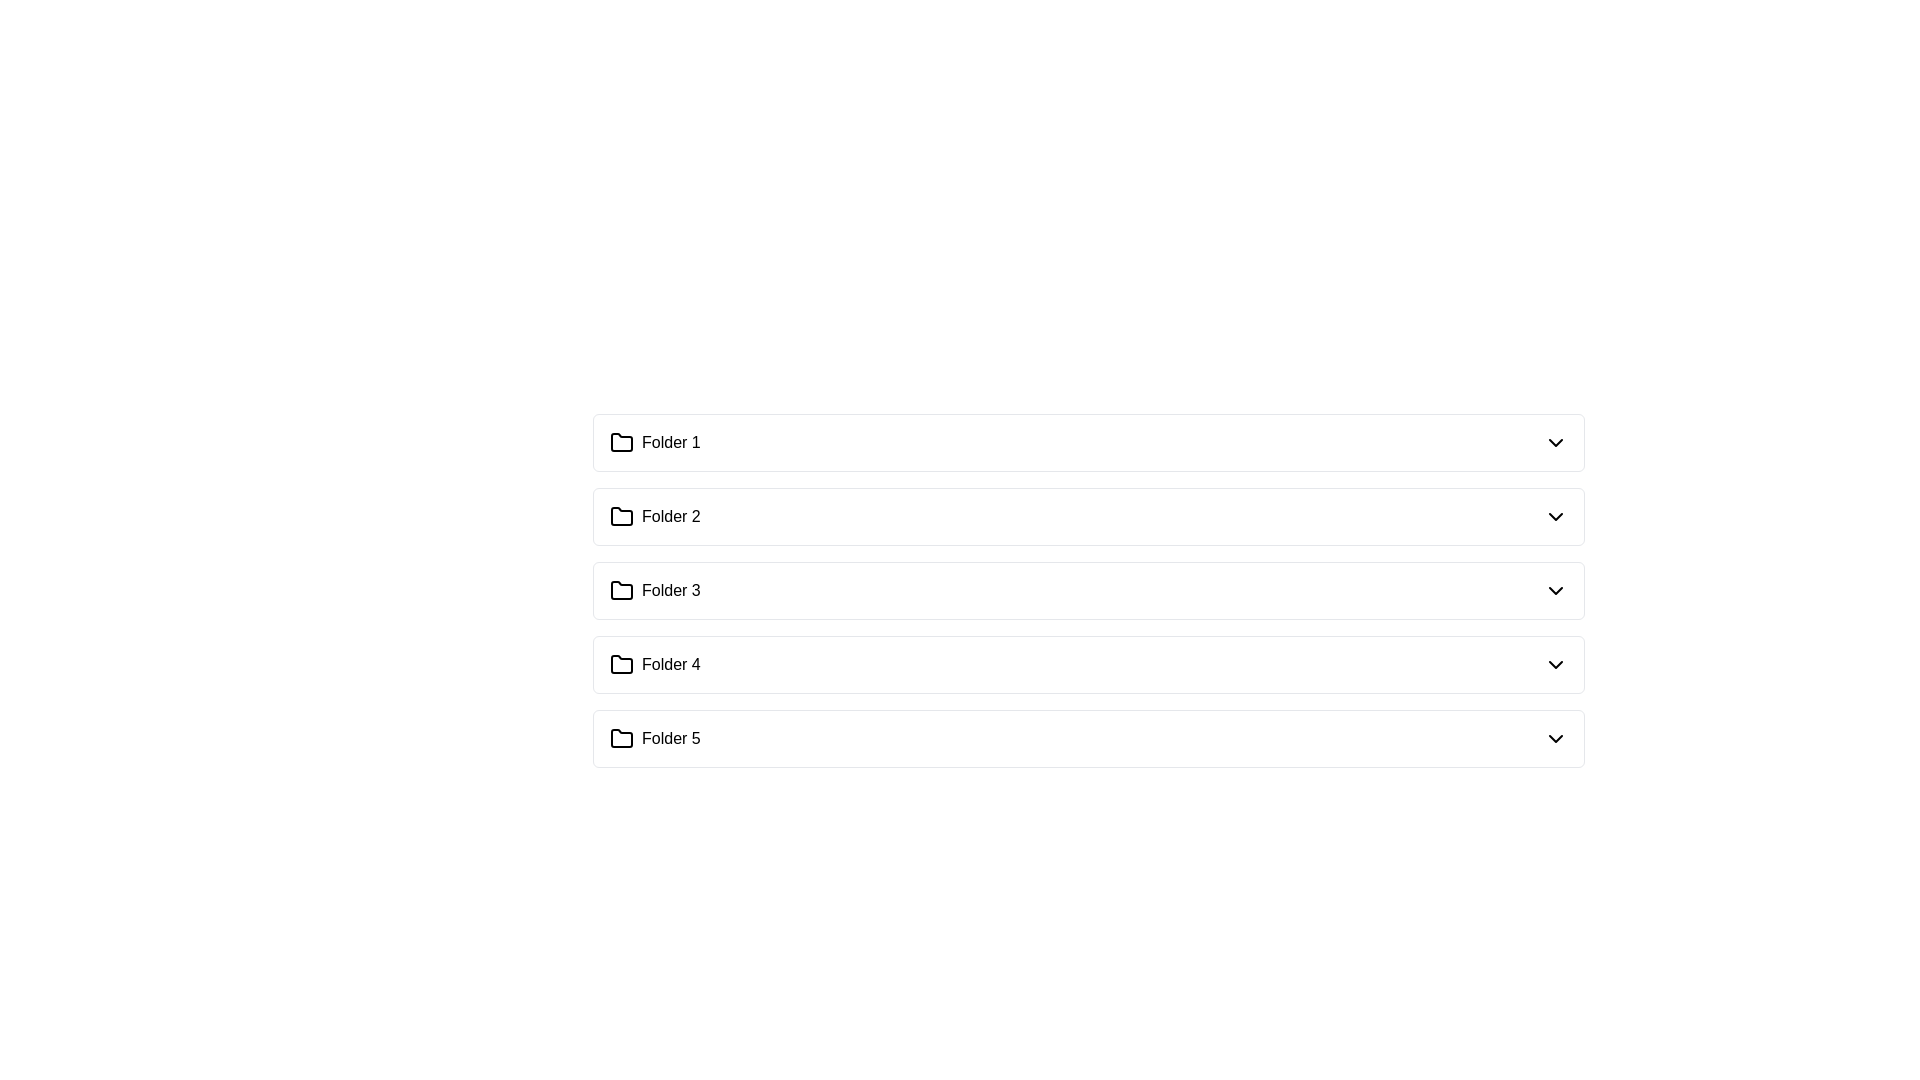 The image size is (1920, 1080). What do you see at coordinates (654, 589) in the screenshot?
I see `the text 'Folder 3' in the list entry that includes a folder icon` at bounding box center [654, 589].